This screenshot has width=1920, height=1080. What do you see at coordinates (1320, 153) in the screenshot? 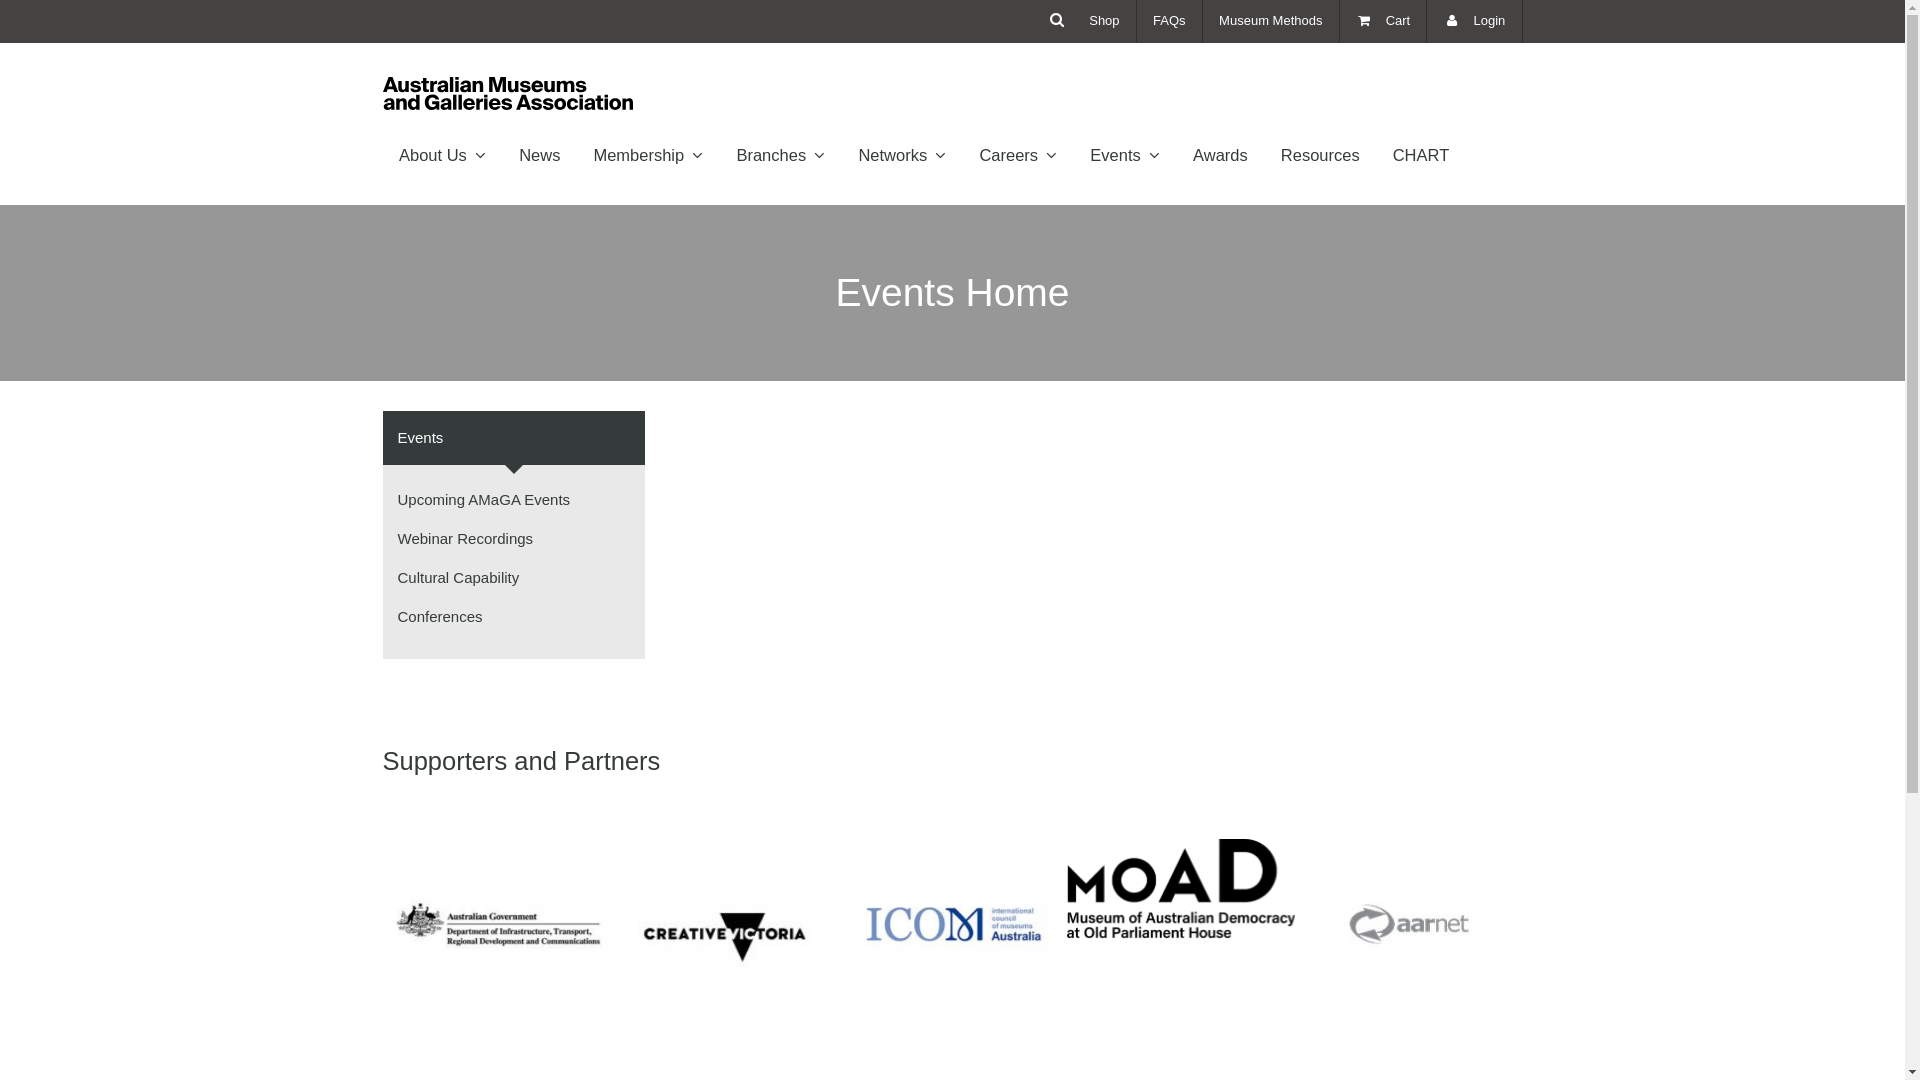
I see `'Resources'` at bounding box center [1320, 153].